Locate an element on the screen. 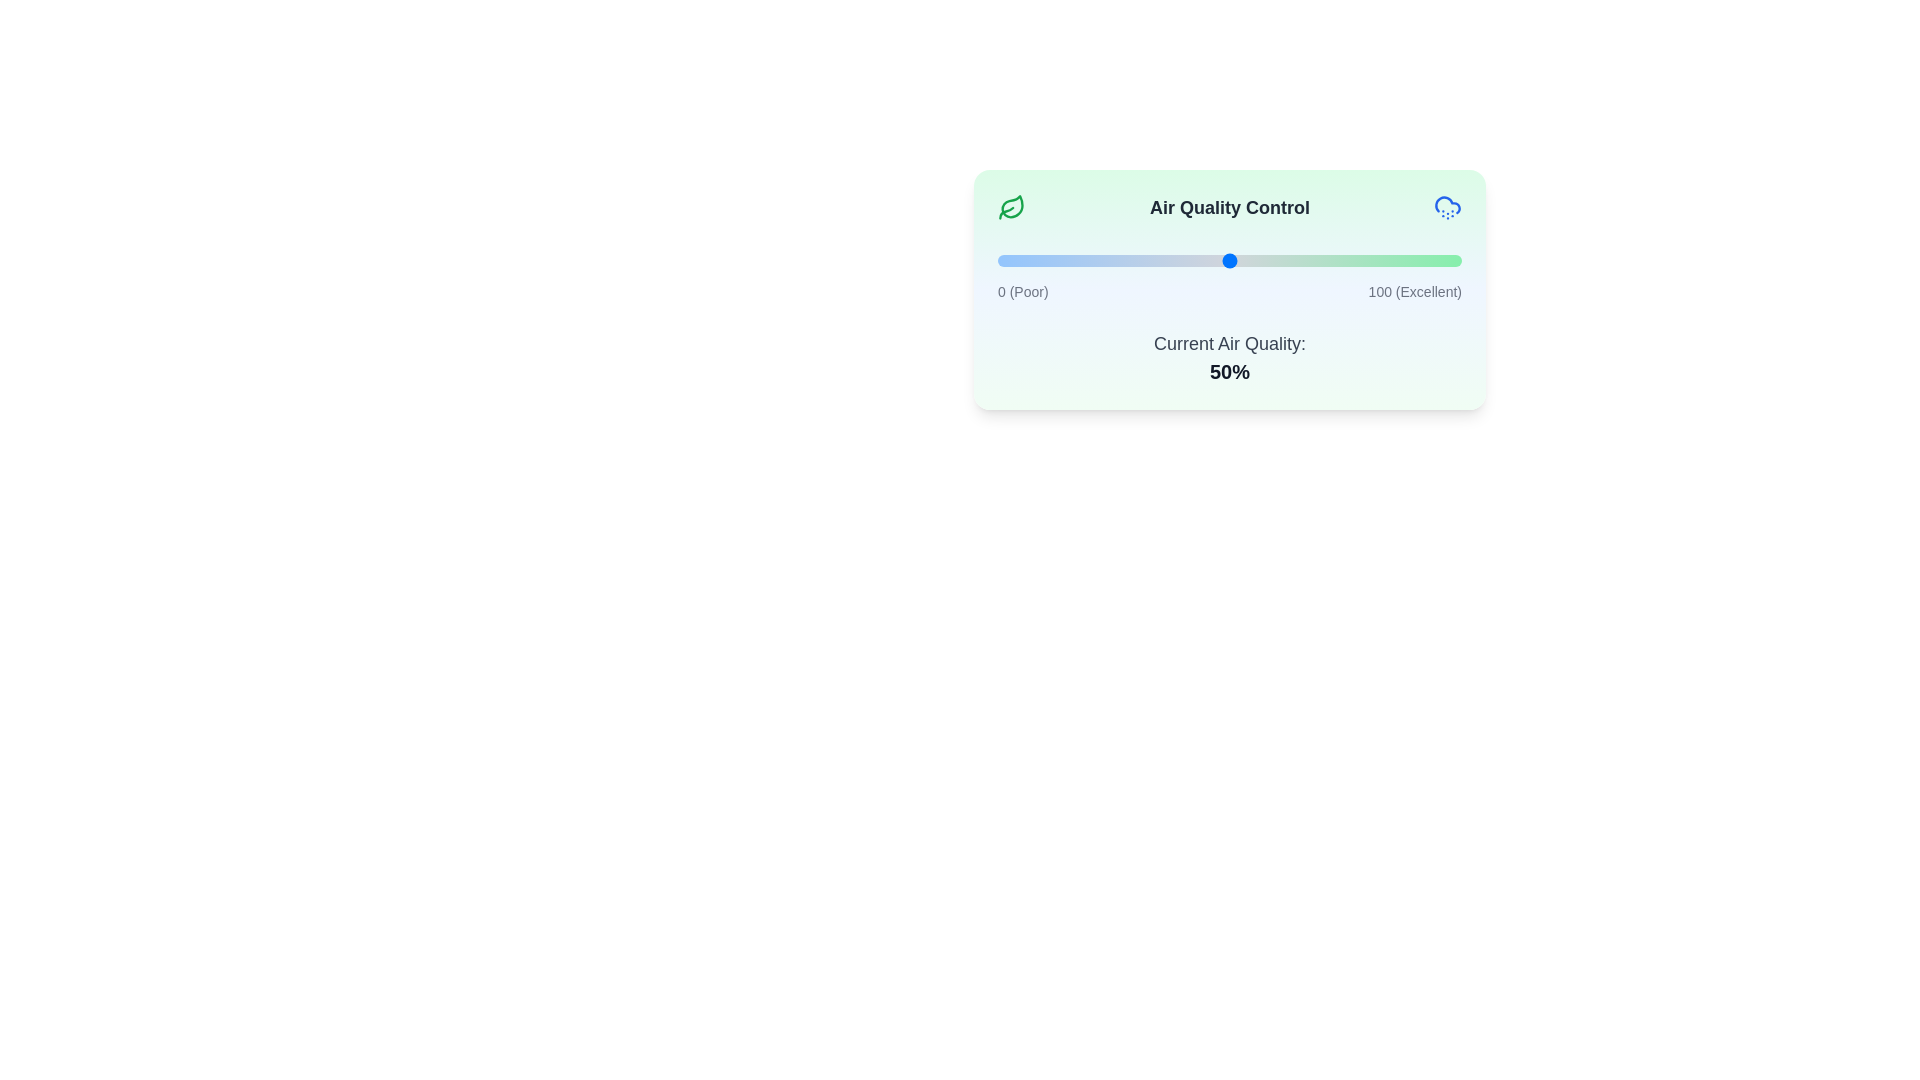  the air quality slider to 96% is located at coordinates (1443, 260).